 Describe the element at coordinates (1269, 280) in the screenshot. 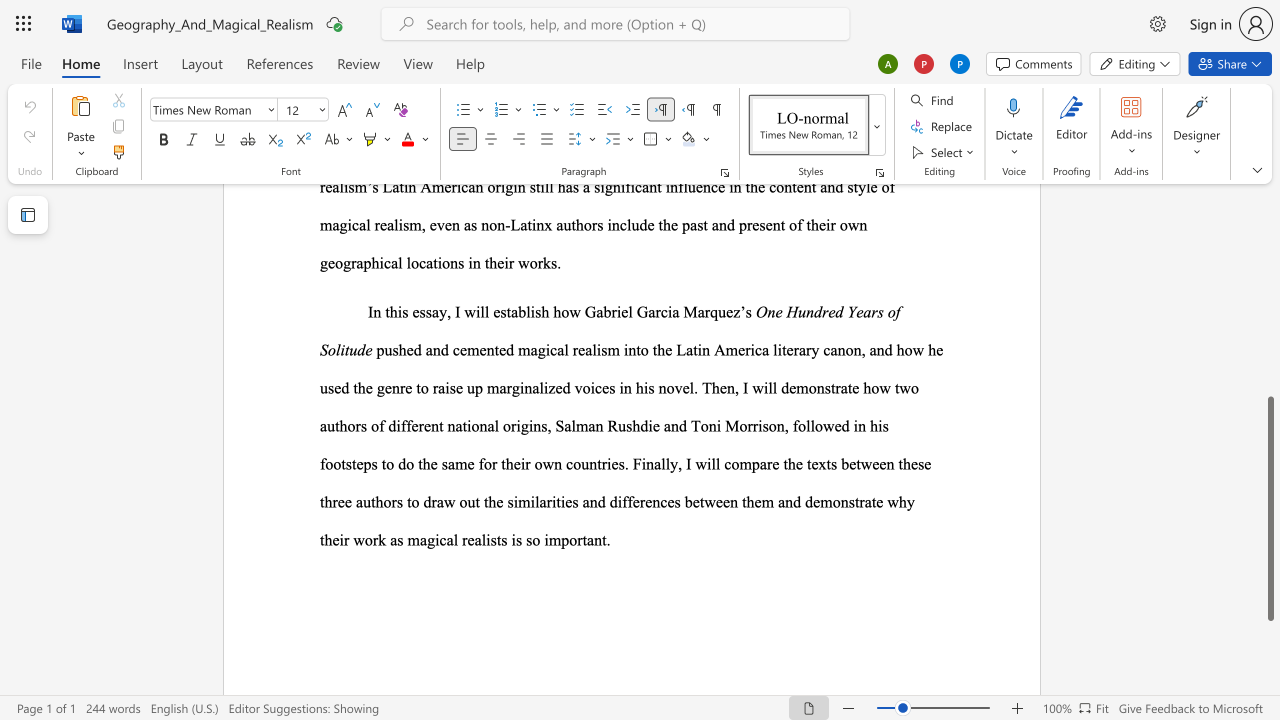

I see `the scrollbar on the right to shift the page higher` at that location.